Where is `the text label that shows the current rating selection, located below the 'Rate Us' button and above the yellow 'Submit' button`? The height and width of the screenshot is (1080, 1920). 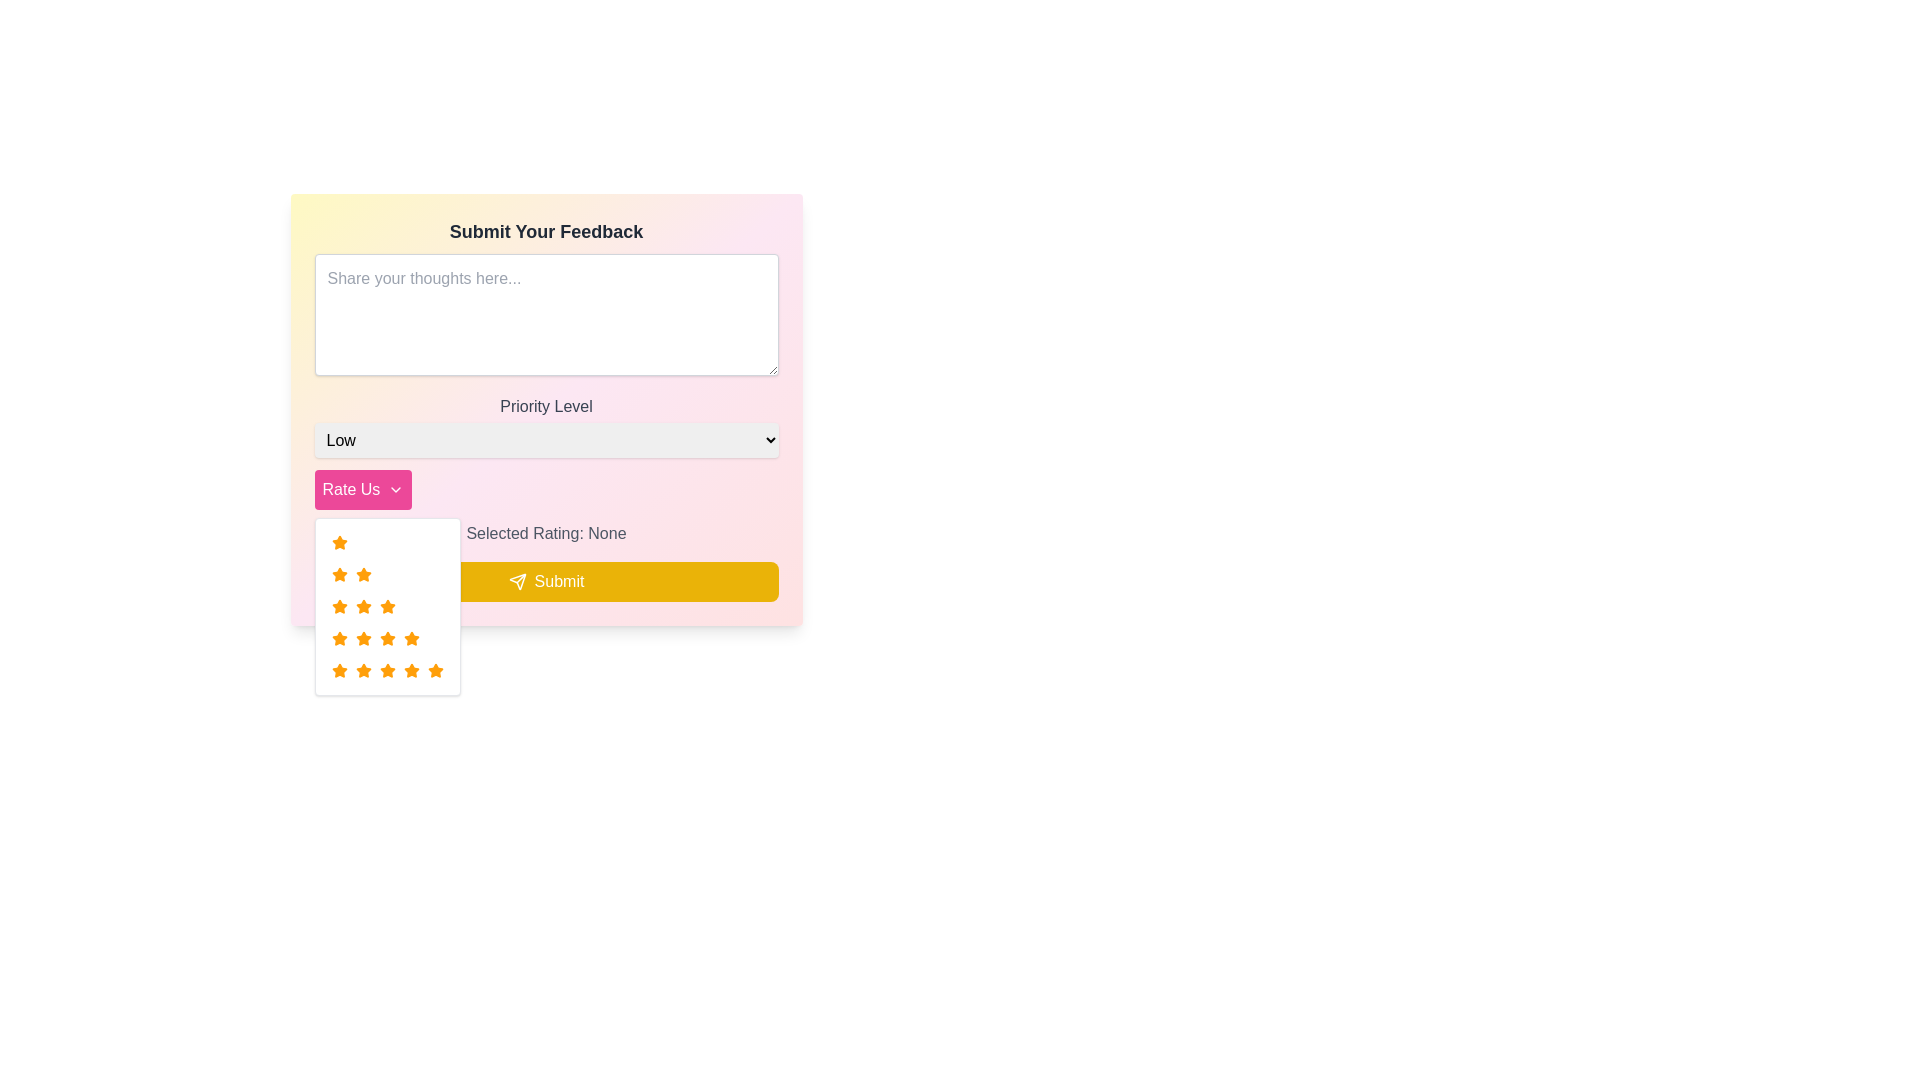 the text label that shows the current rating selection, located below the 'Rate Us' button and above the yellow 'Submit' button is located at coordinates (546, 532).